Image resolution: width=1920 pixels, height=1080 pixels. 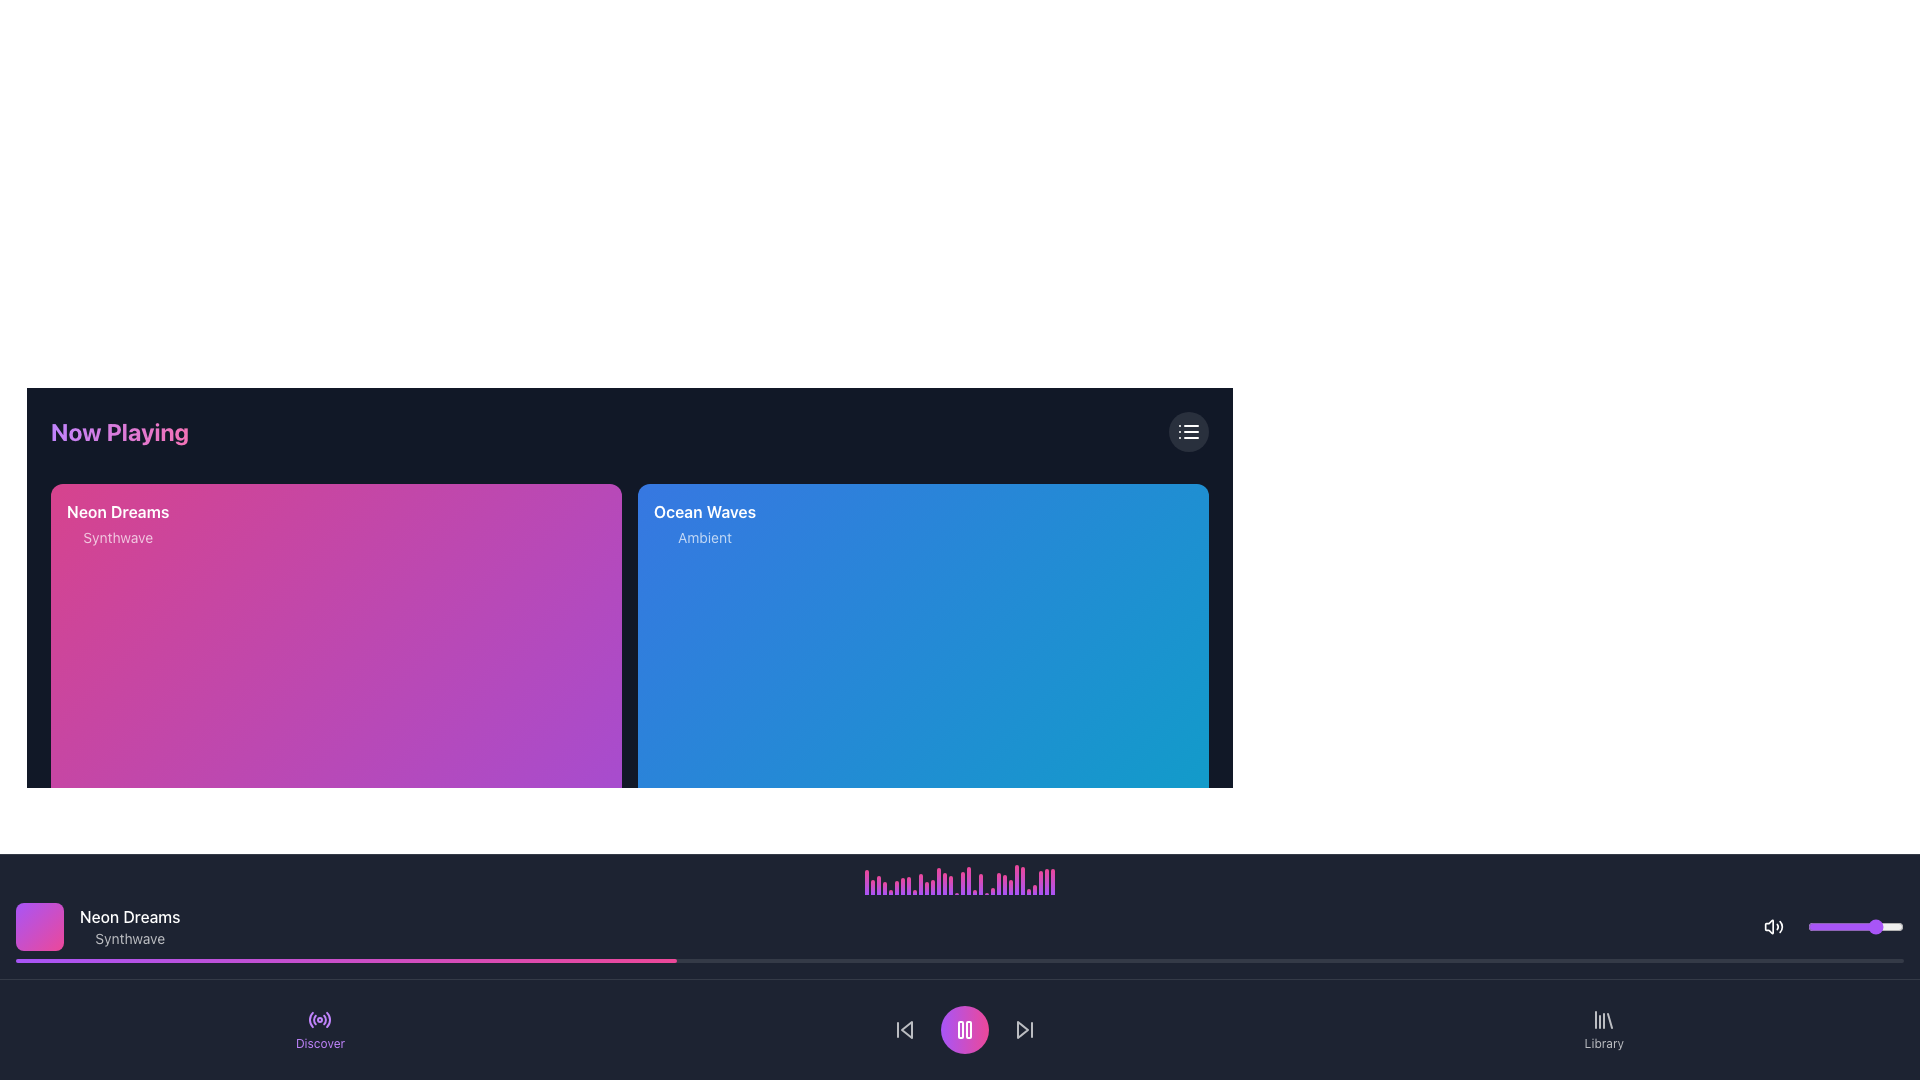 I want to click on the Pause button, which is a circular button with a gradient background from purple to pink containing two vertical bars, so click(x=964, y=1029).